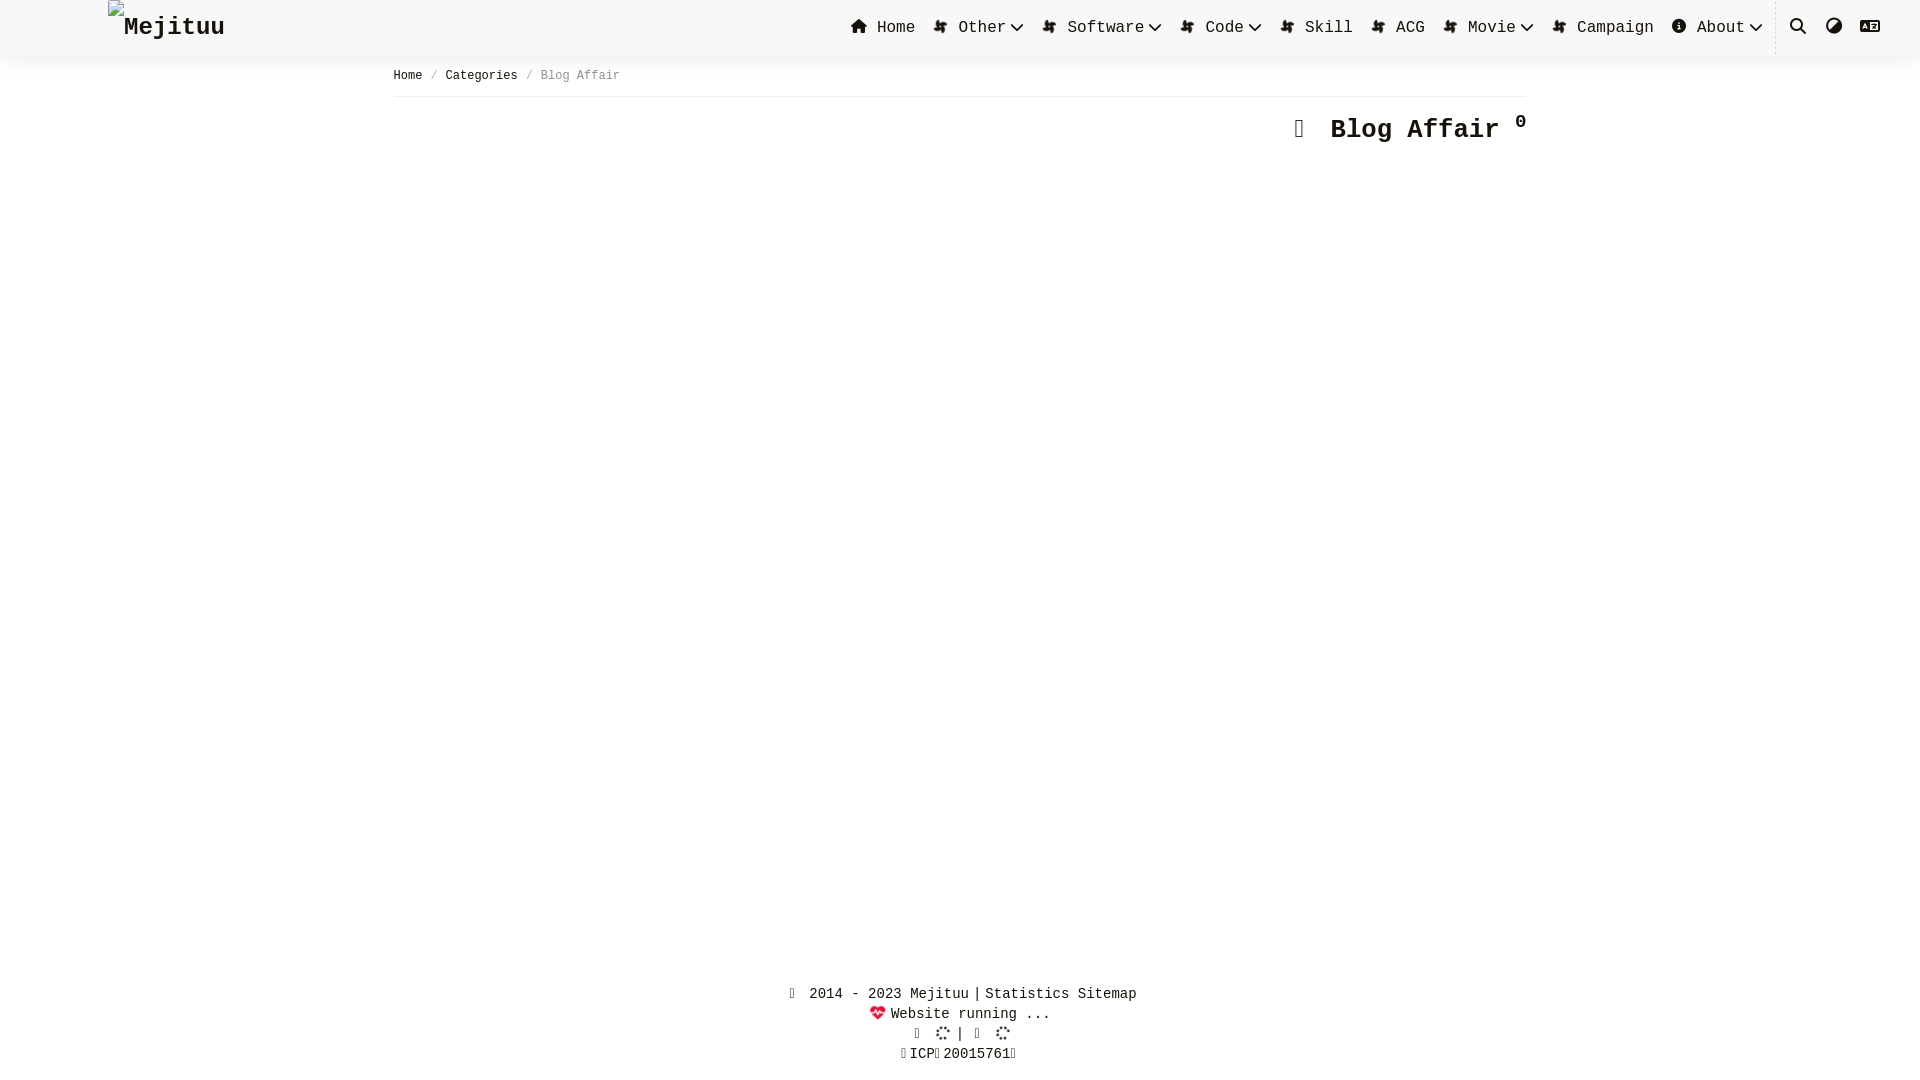  I want to click on 'Categories', so click(481, 75).